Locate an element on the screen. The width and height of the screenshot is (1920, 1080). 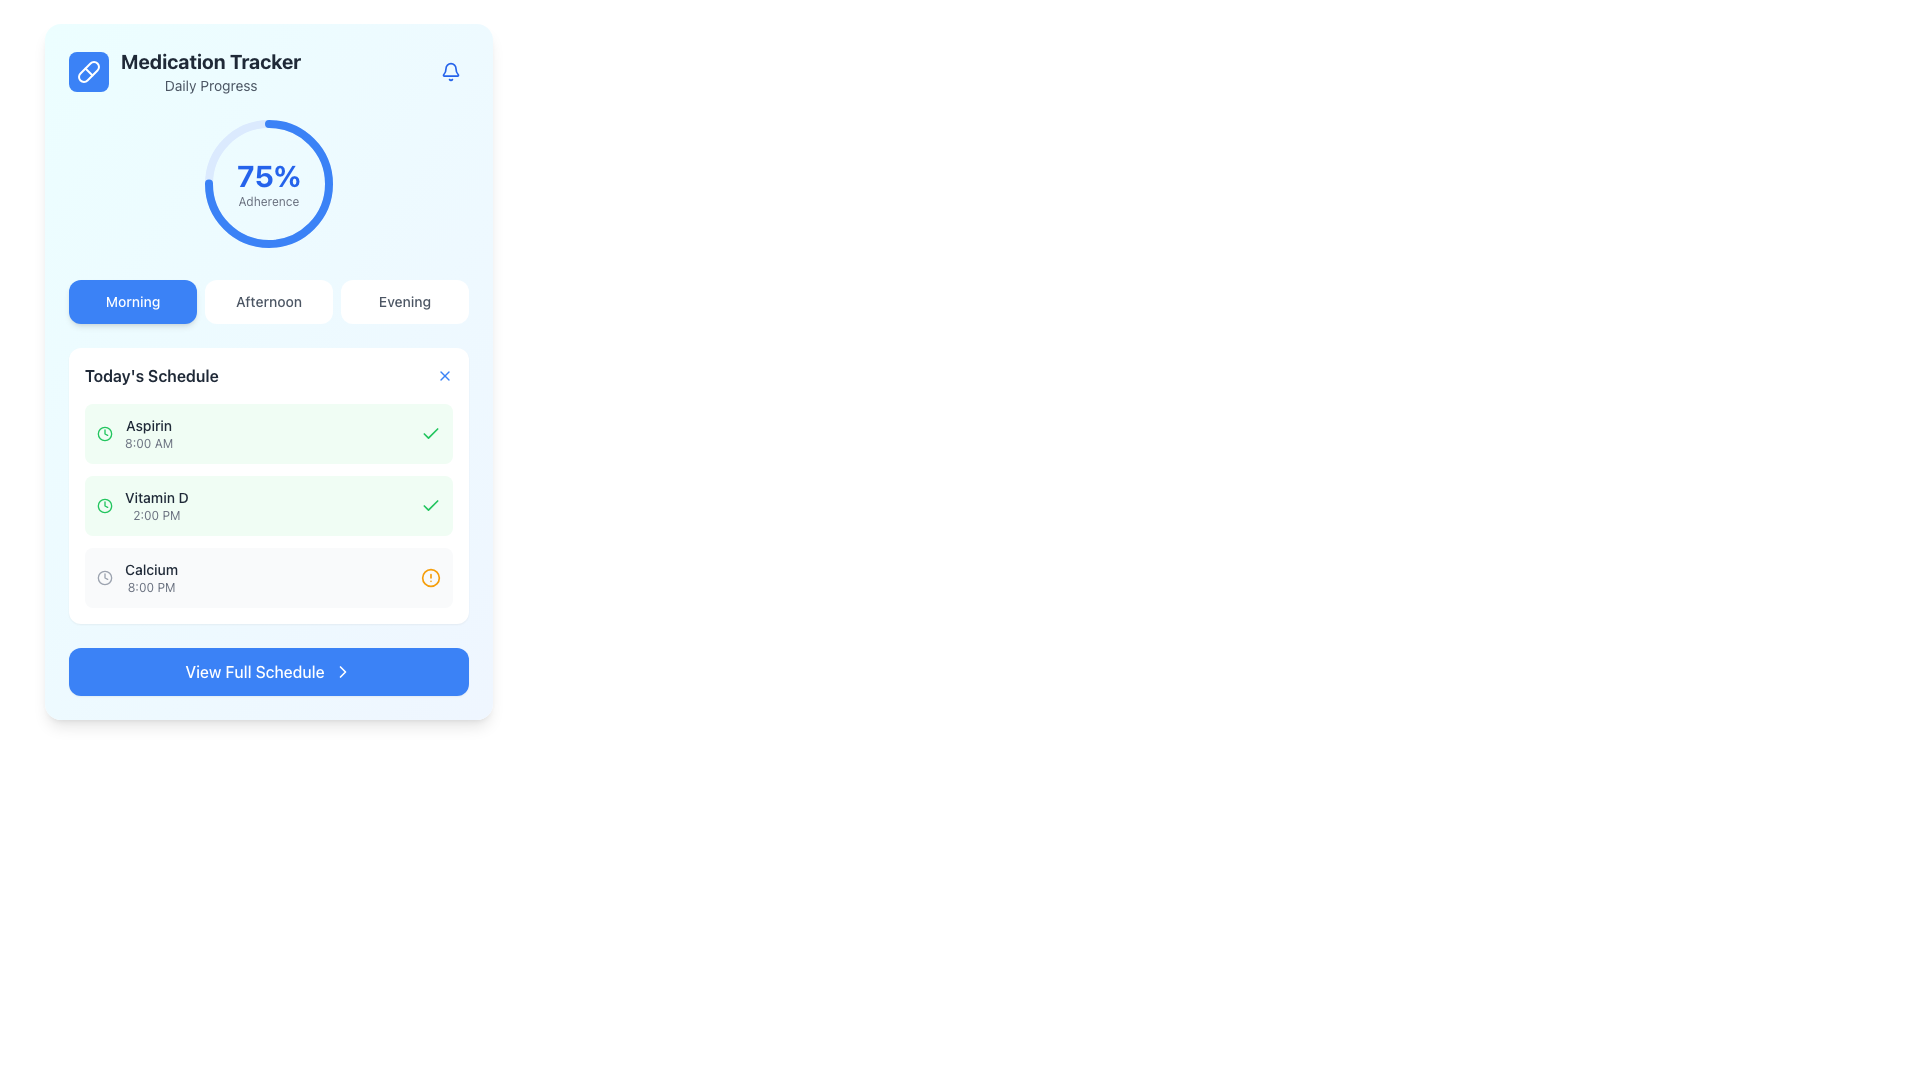
the percentage value displayed in the Circular Progress Indicator located in the upper section of the 'Medication Tracker' card, below the 'Medication Tracker' and 'Daily Progress' labels is located at coordinates (267, 184).